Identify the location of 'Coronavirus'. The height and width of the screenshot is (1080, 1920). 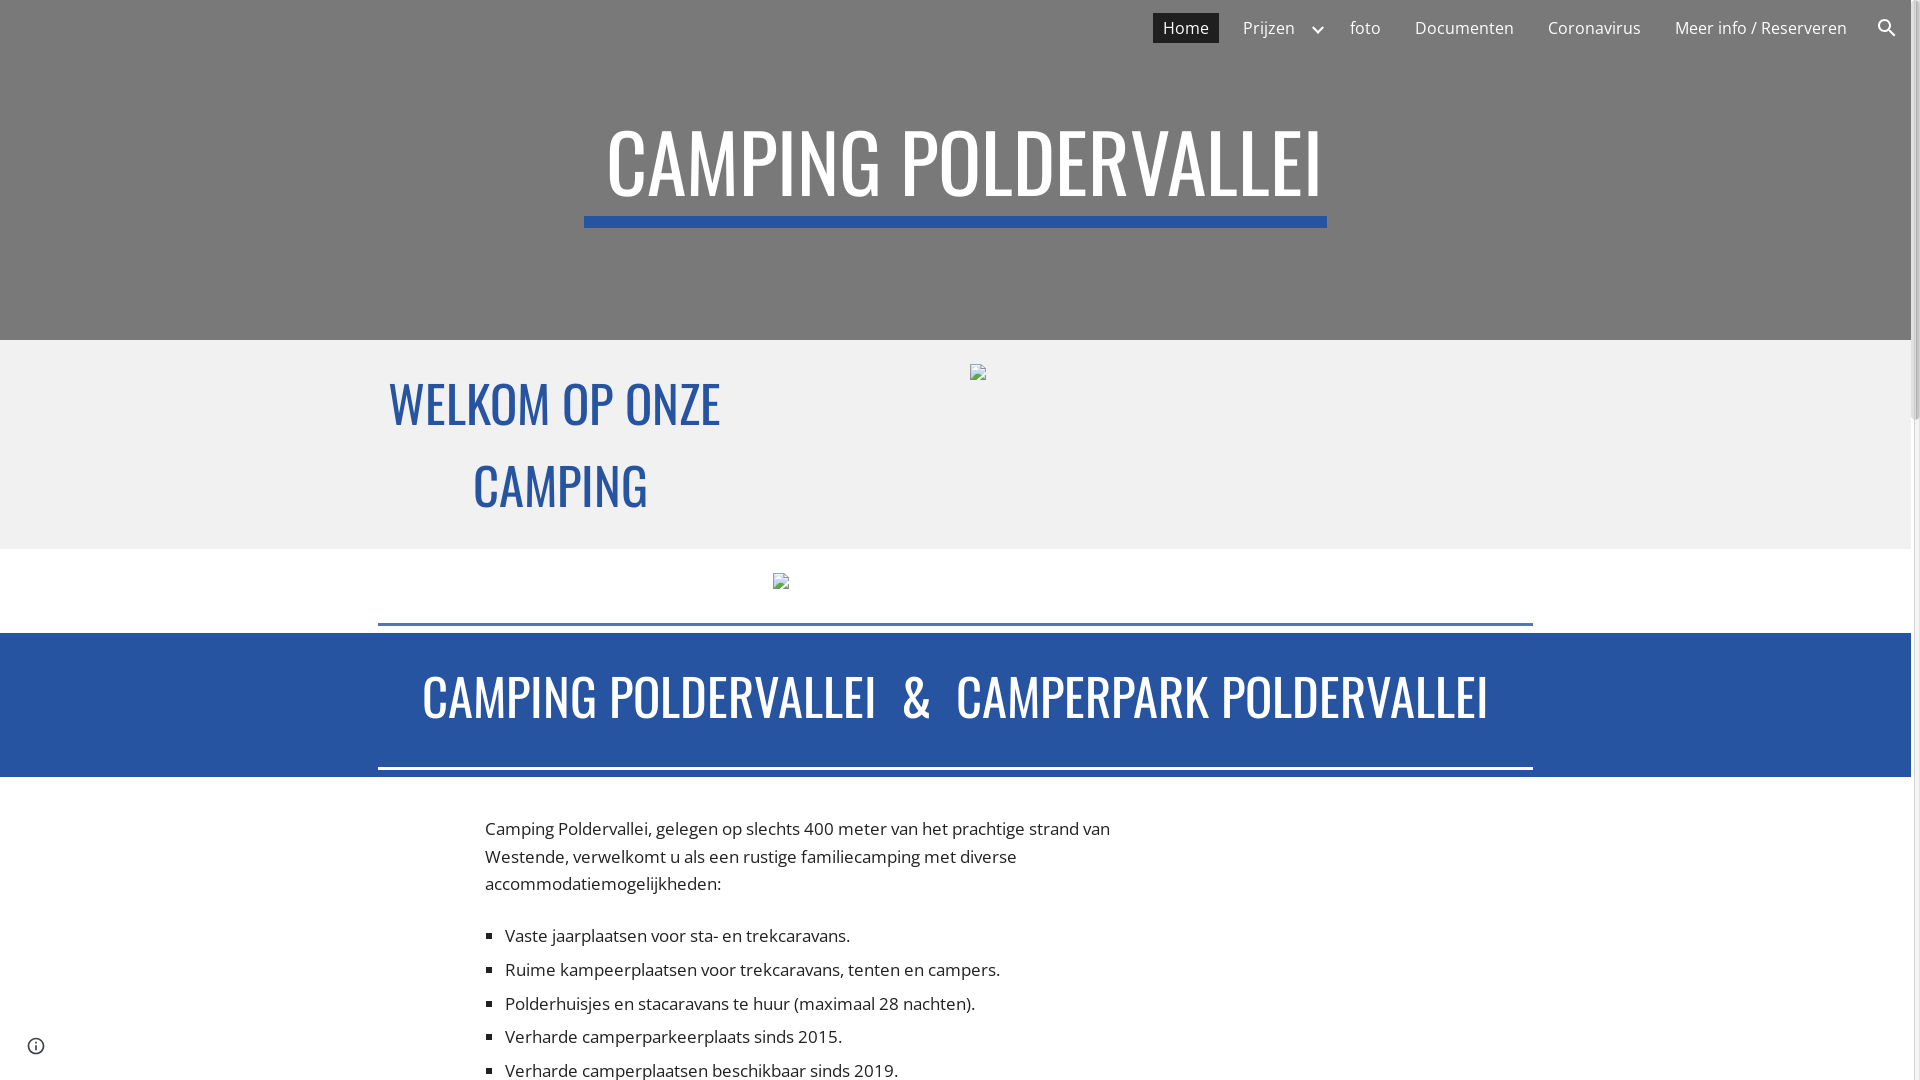
(1593, 27).